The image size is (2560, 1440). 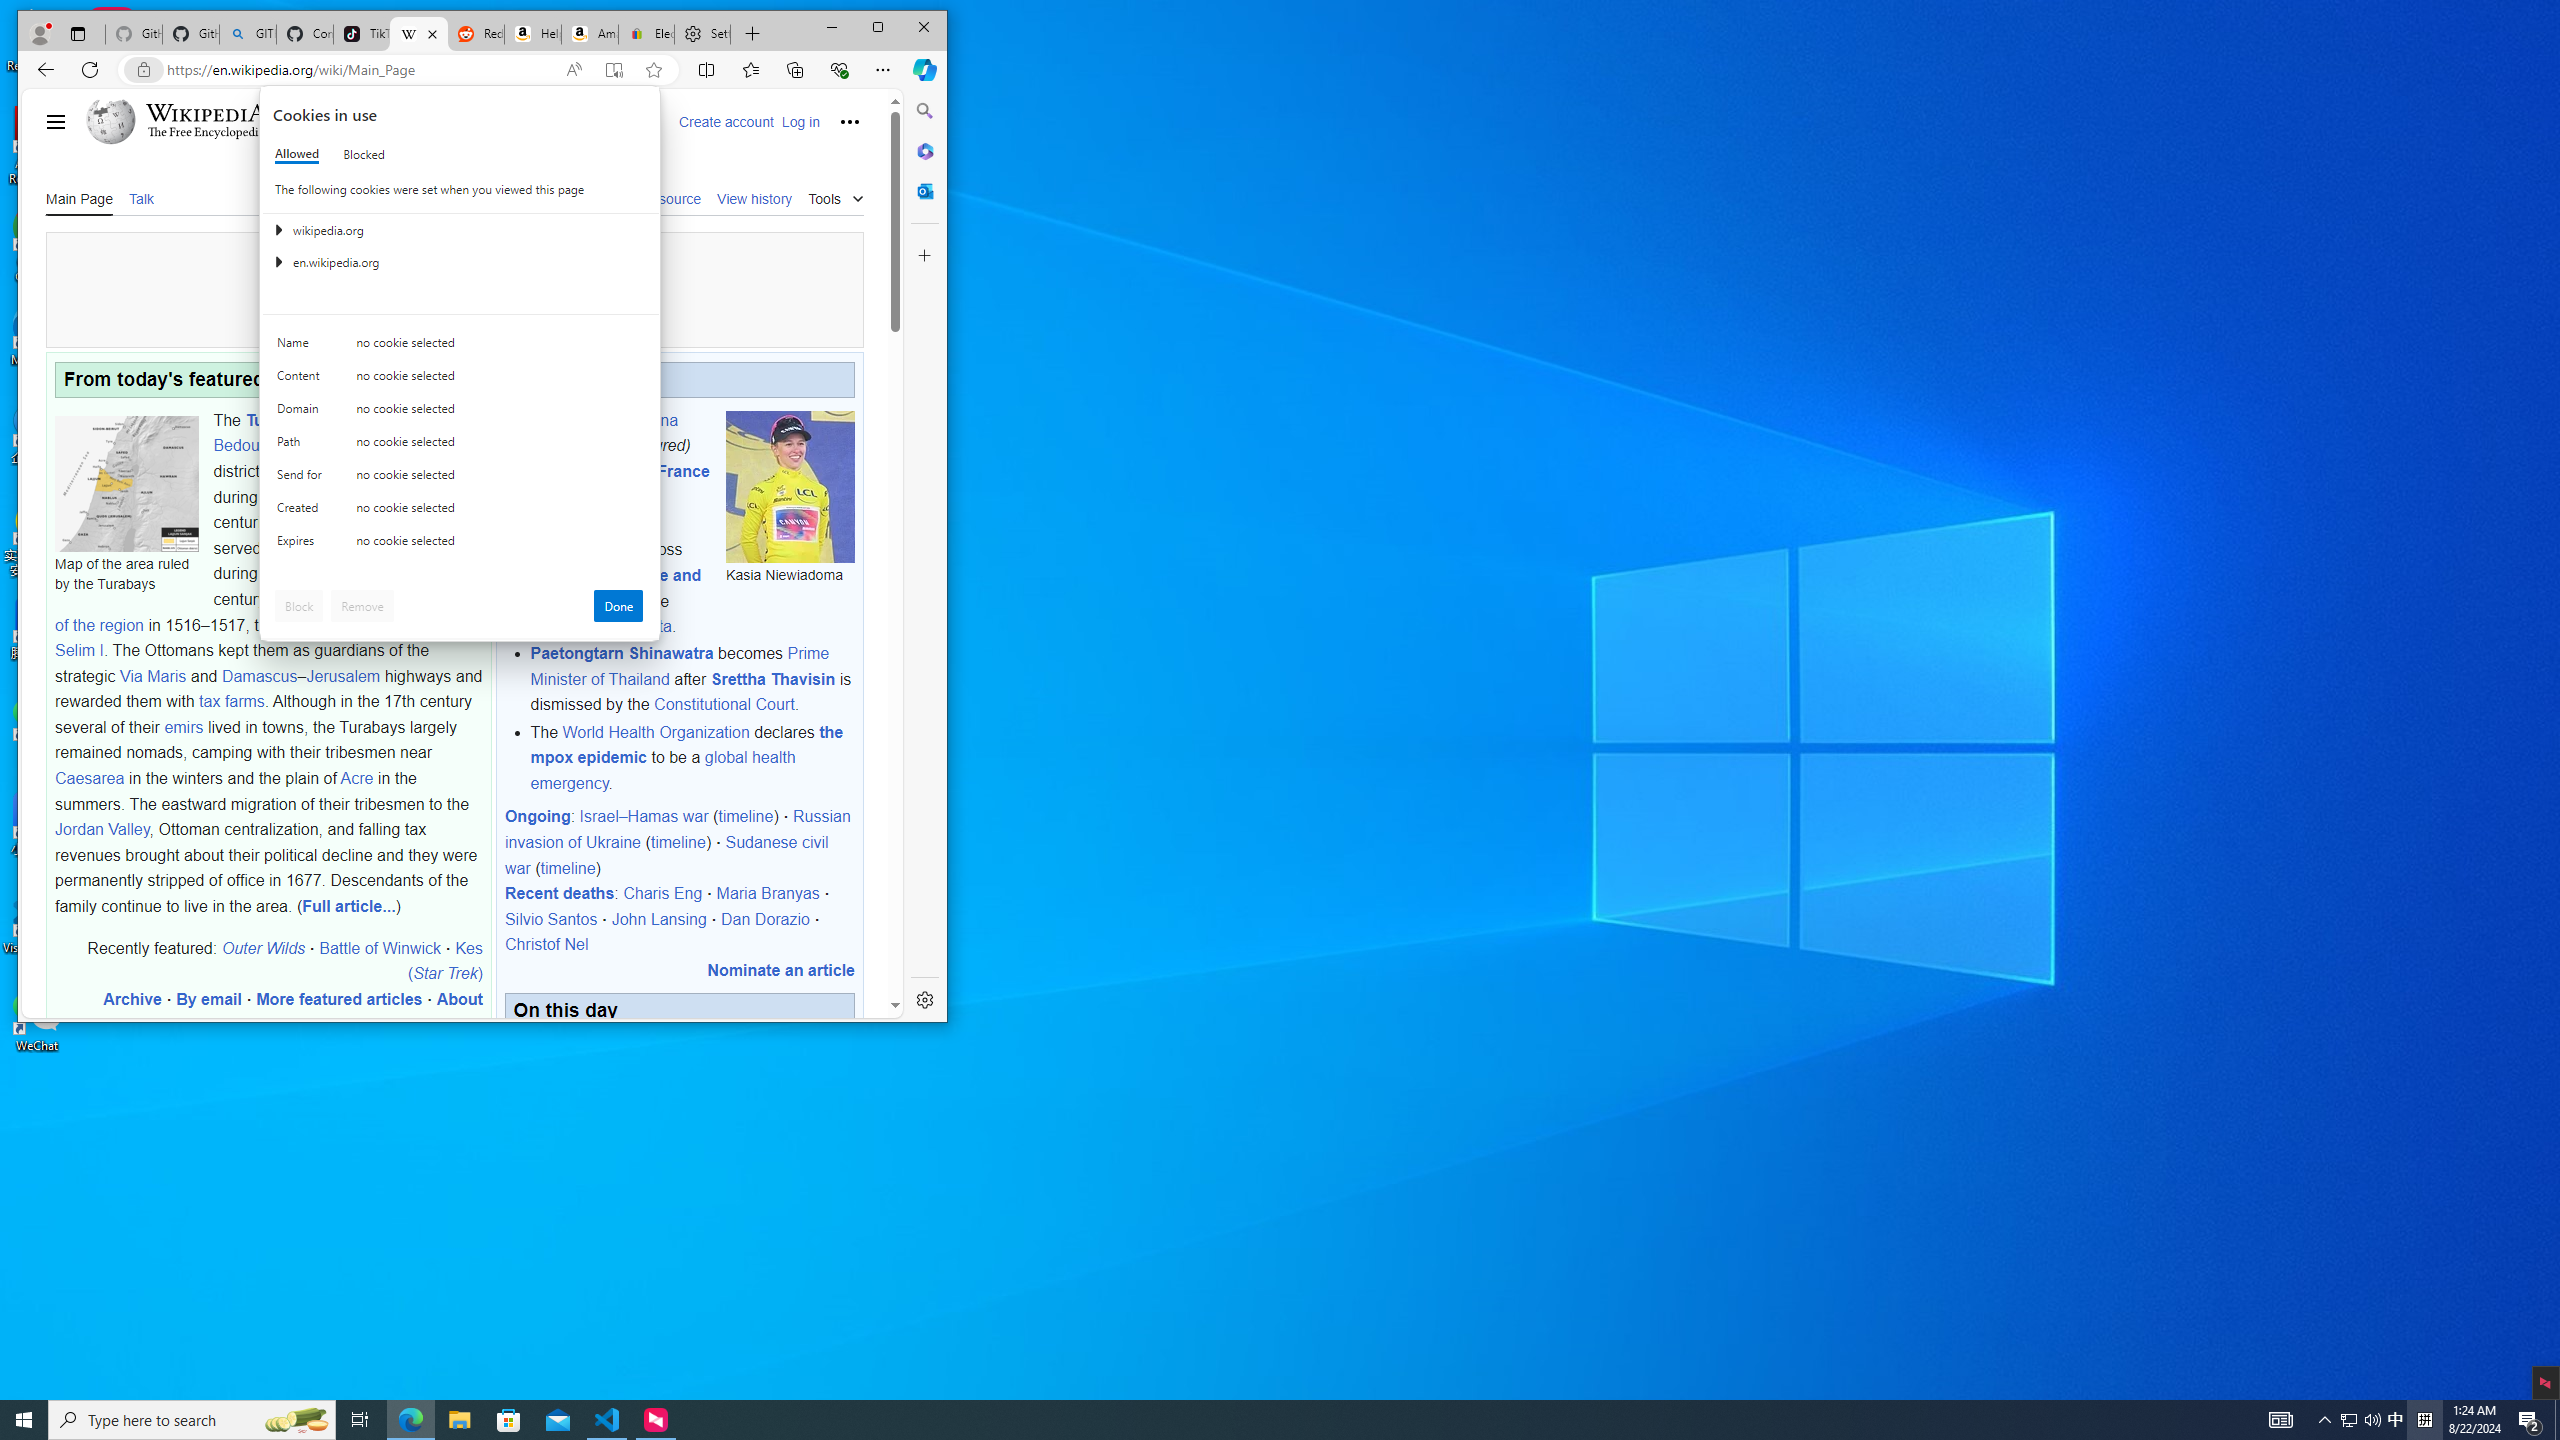 I want to click on 'Domain', so click(x=302, y=413).